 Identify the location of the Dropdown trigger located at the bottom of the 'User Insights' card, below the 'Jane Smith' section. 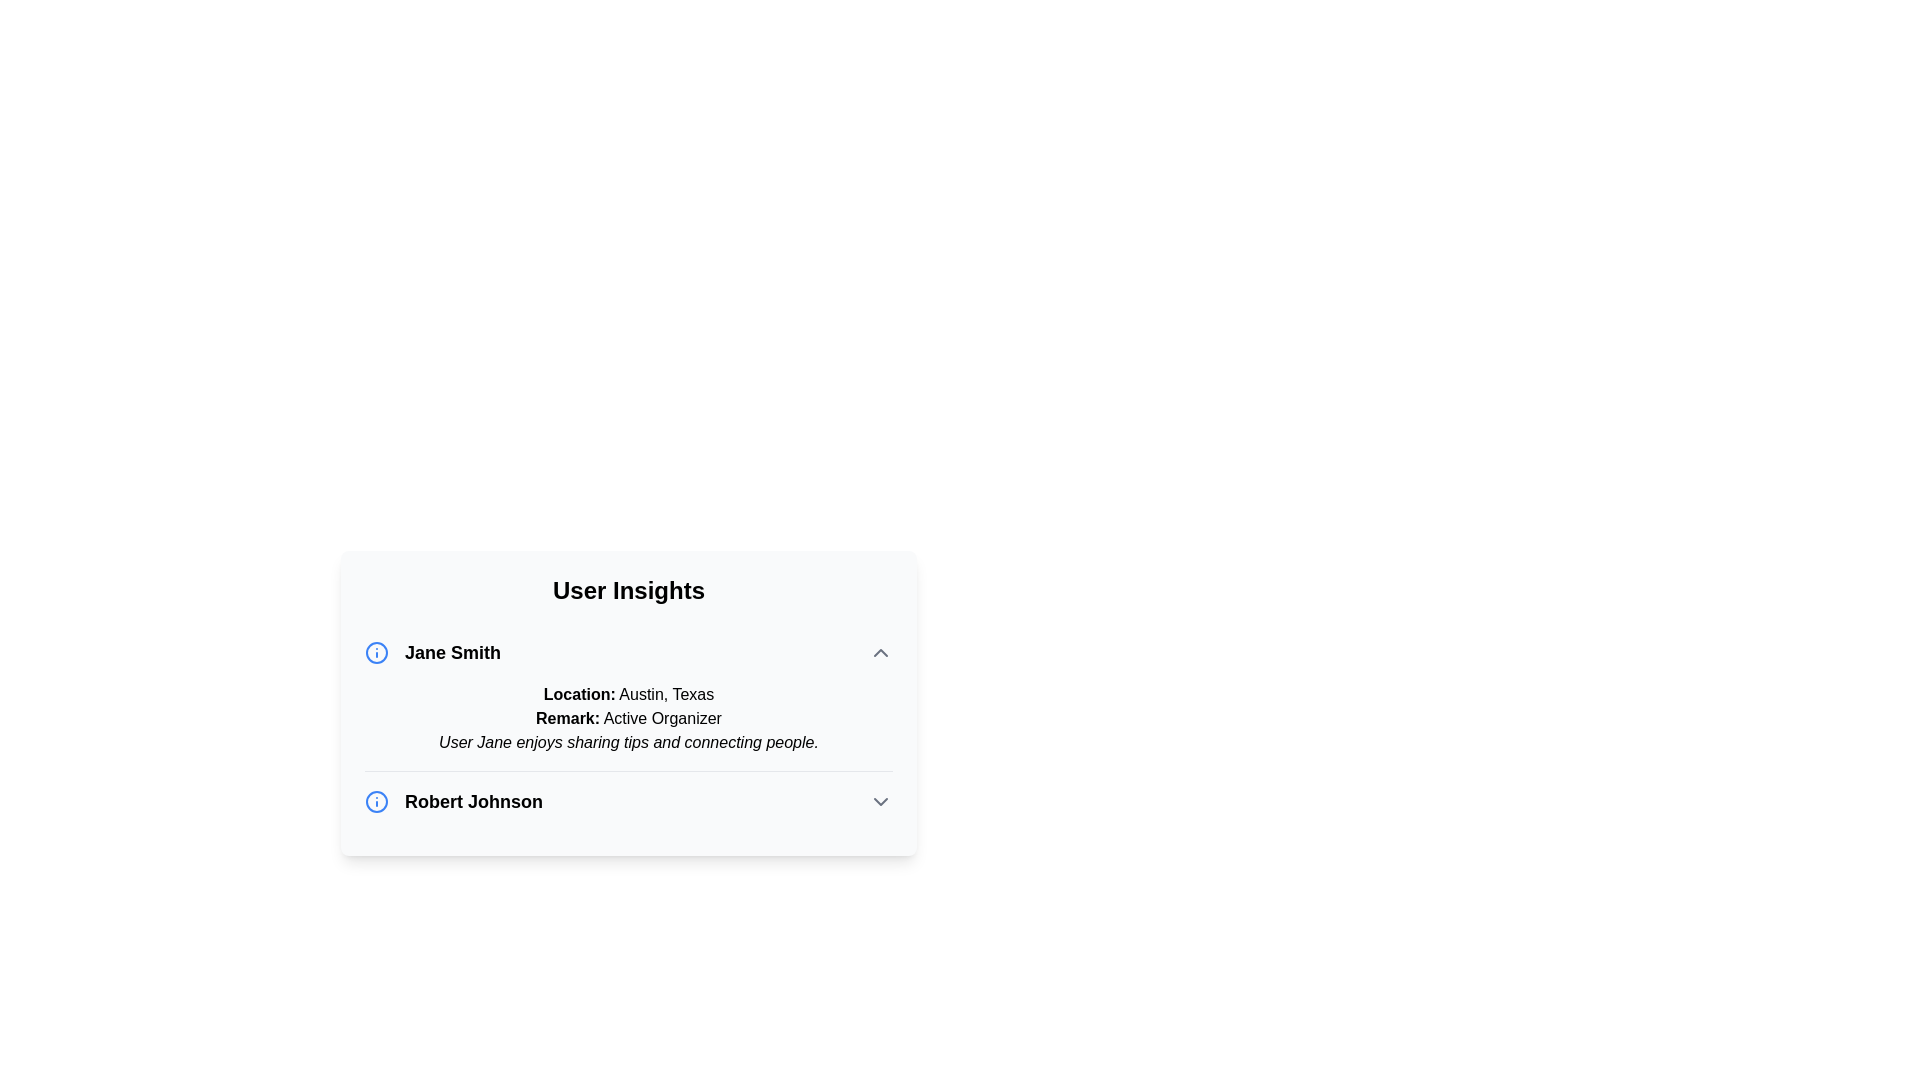
(627, 801).